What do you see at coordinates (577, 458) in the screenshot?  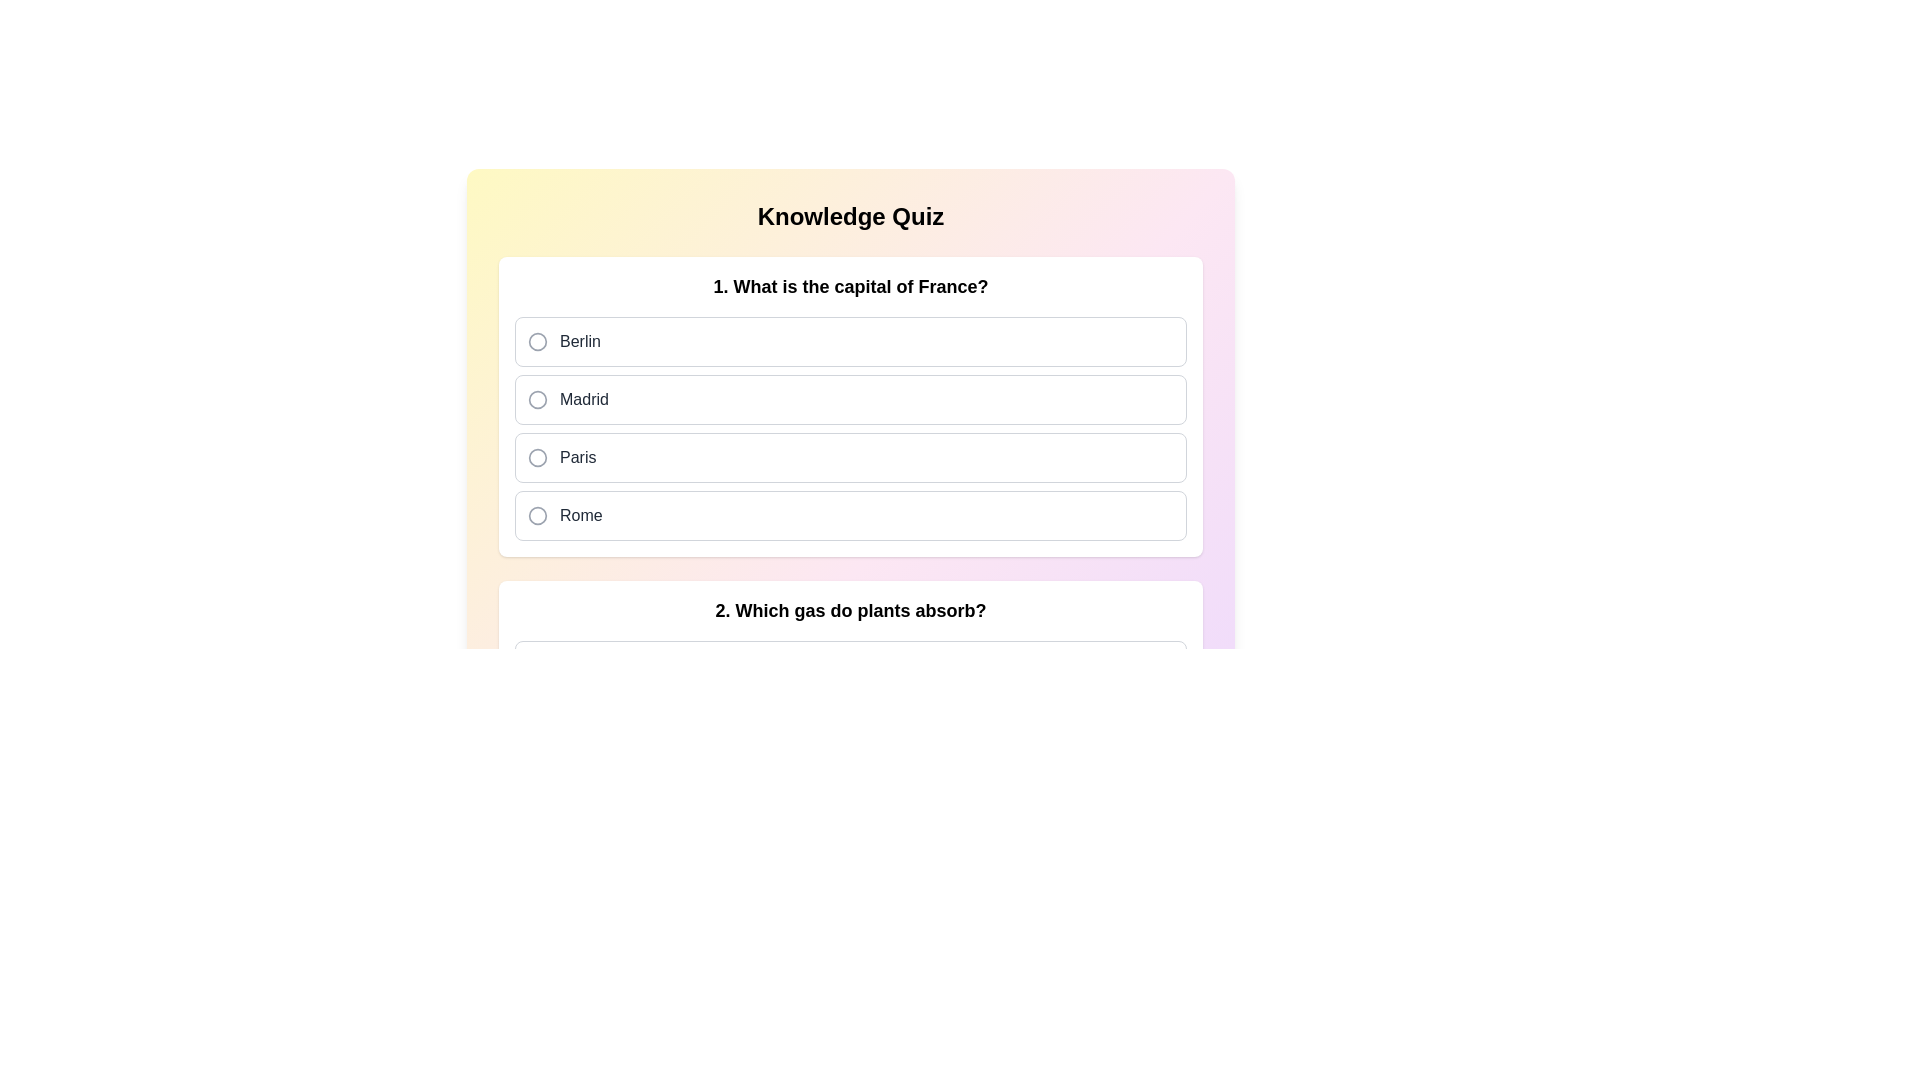 I see `the third option text label for the quiz question 'What is the capital of France?', which is positioned to the right of a circular radio button` at bounding box center [577, 458].